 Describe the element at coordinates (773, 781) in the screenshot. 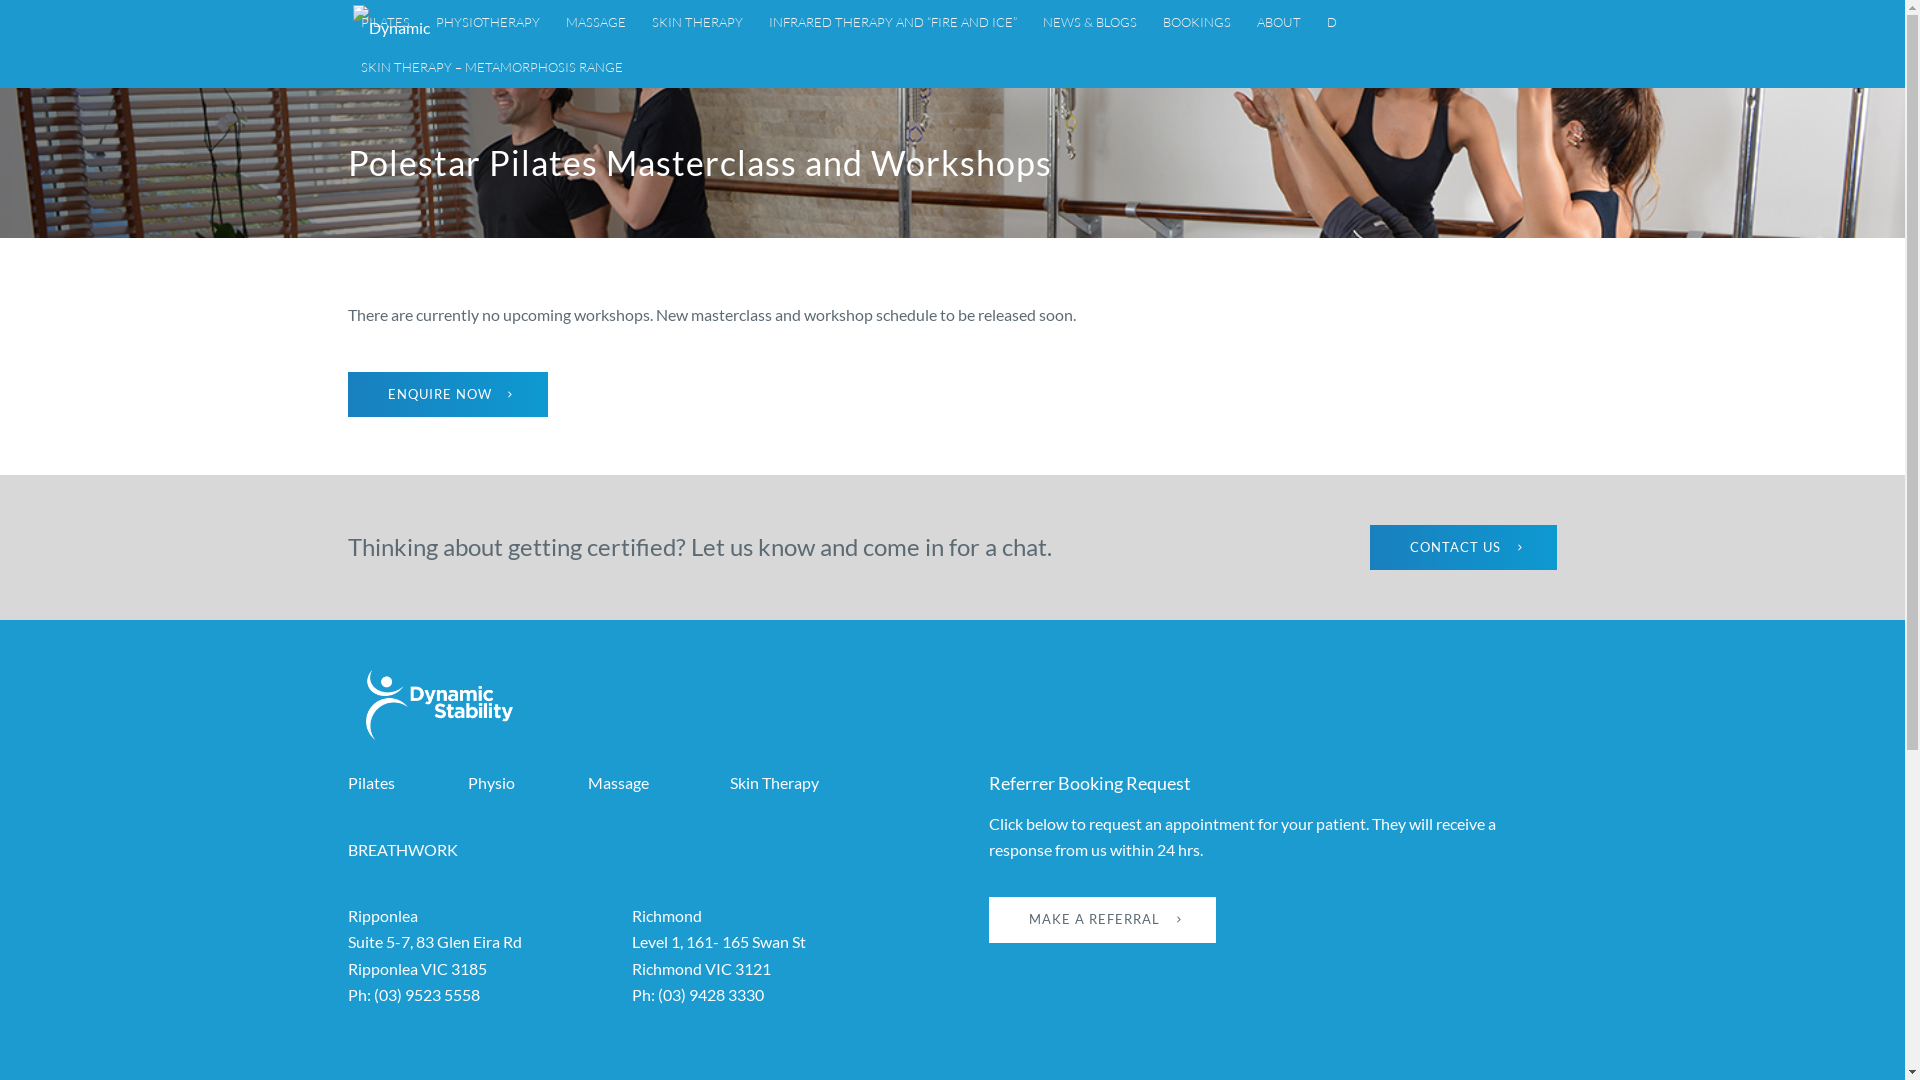

I see `'Skin Therapy'` at that location.